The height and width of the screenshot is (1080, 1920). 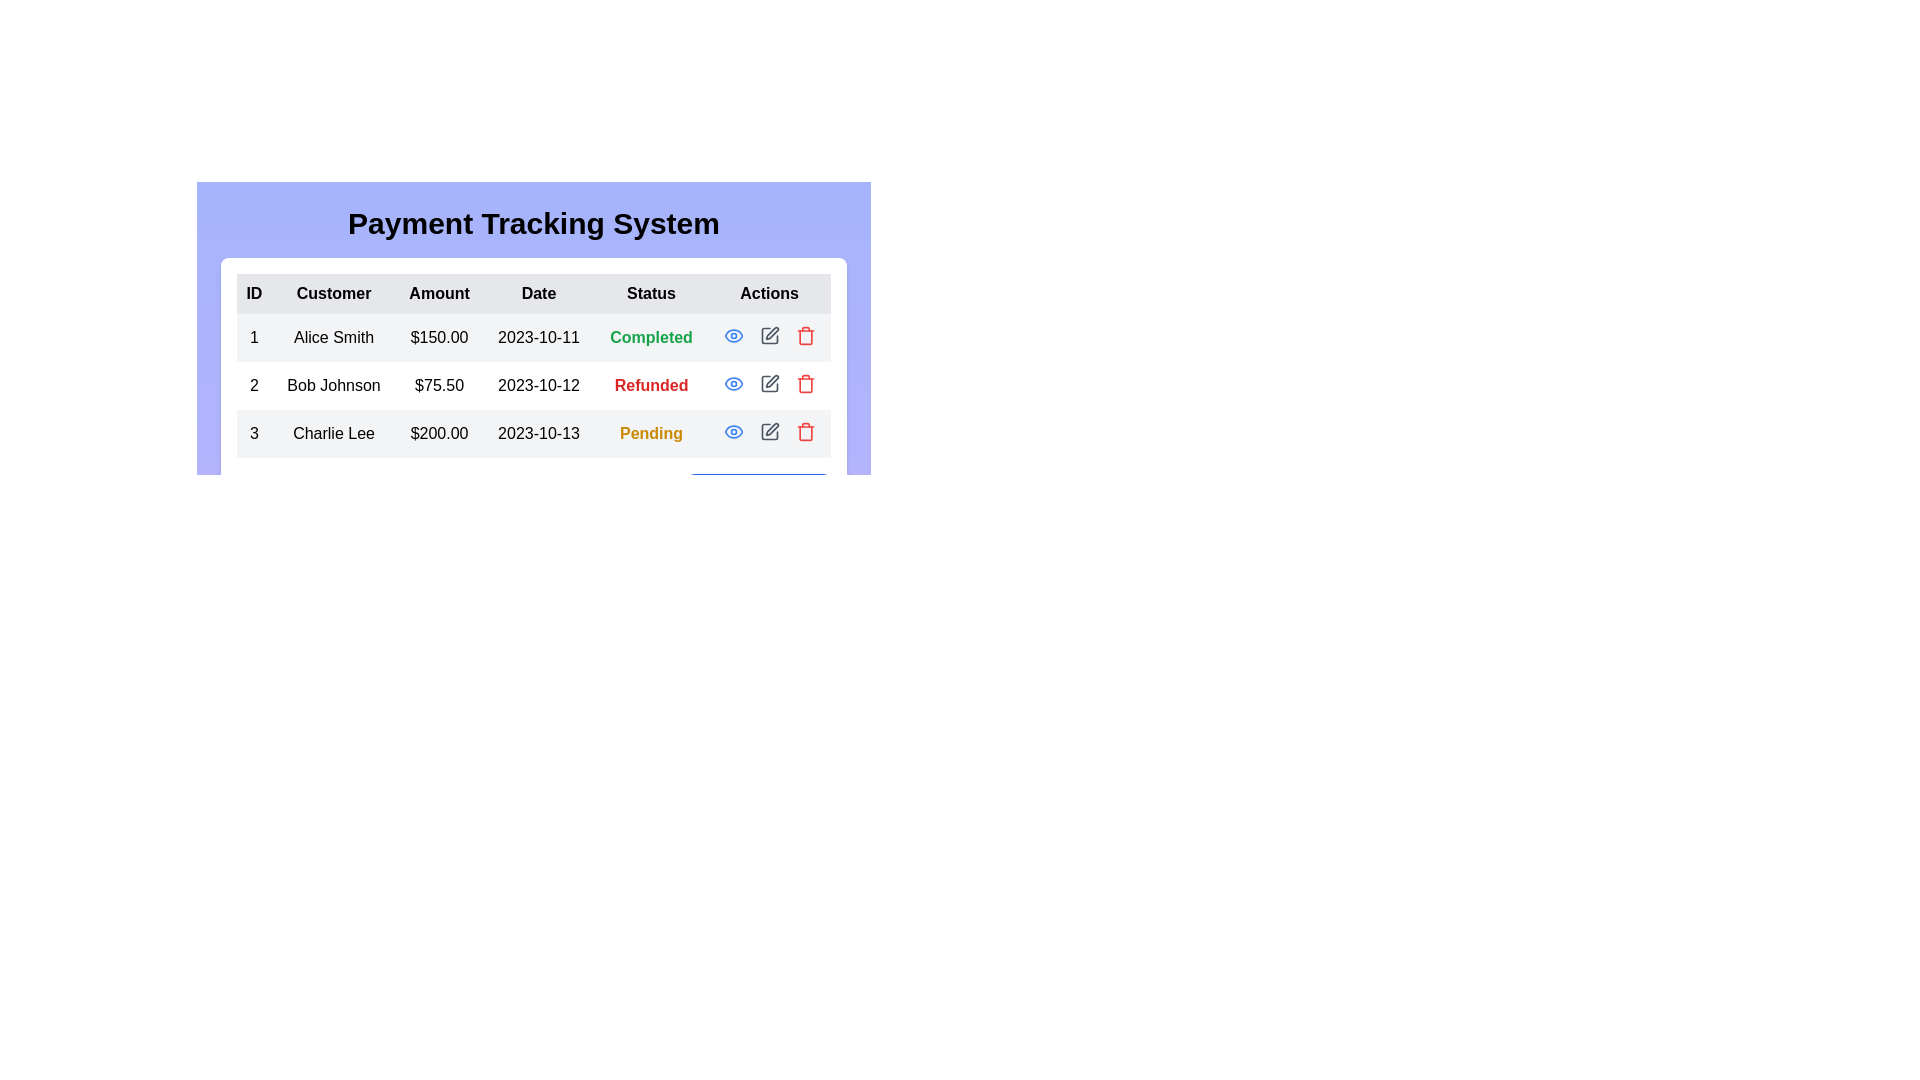 What do you see at coordinates (768, 431) in the screenshot?
I see `the pencil icon button in the 'Actions' column of the last row of the table` at bounding box center [768, 431].